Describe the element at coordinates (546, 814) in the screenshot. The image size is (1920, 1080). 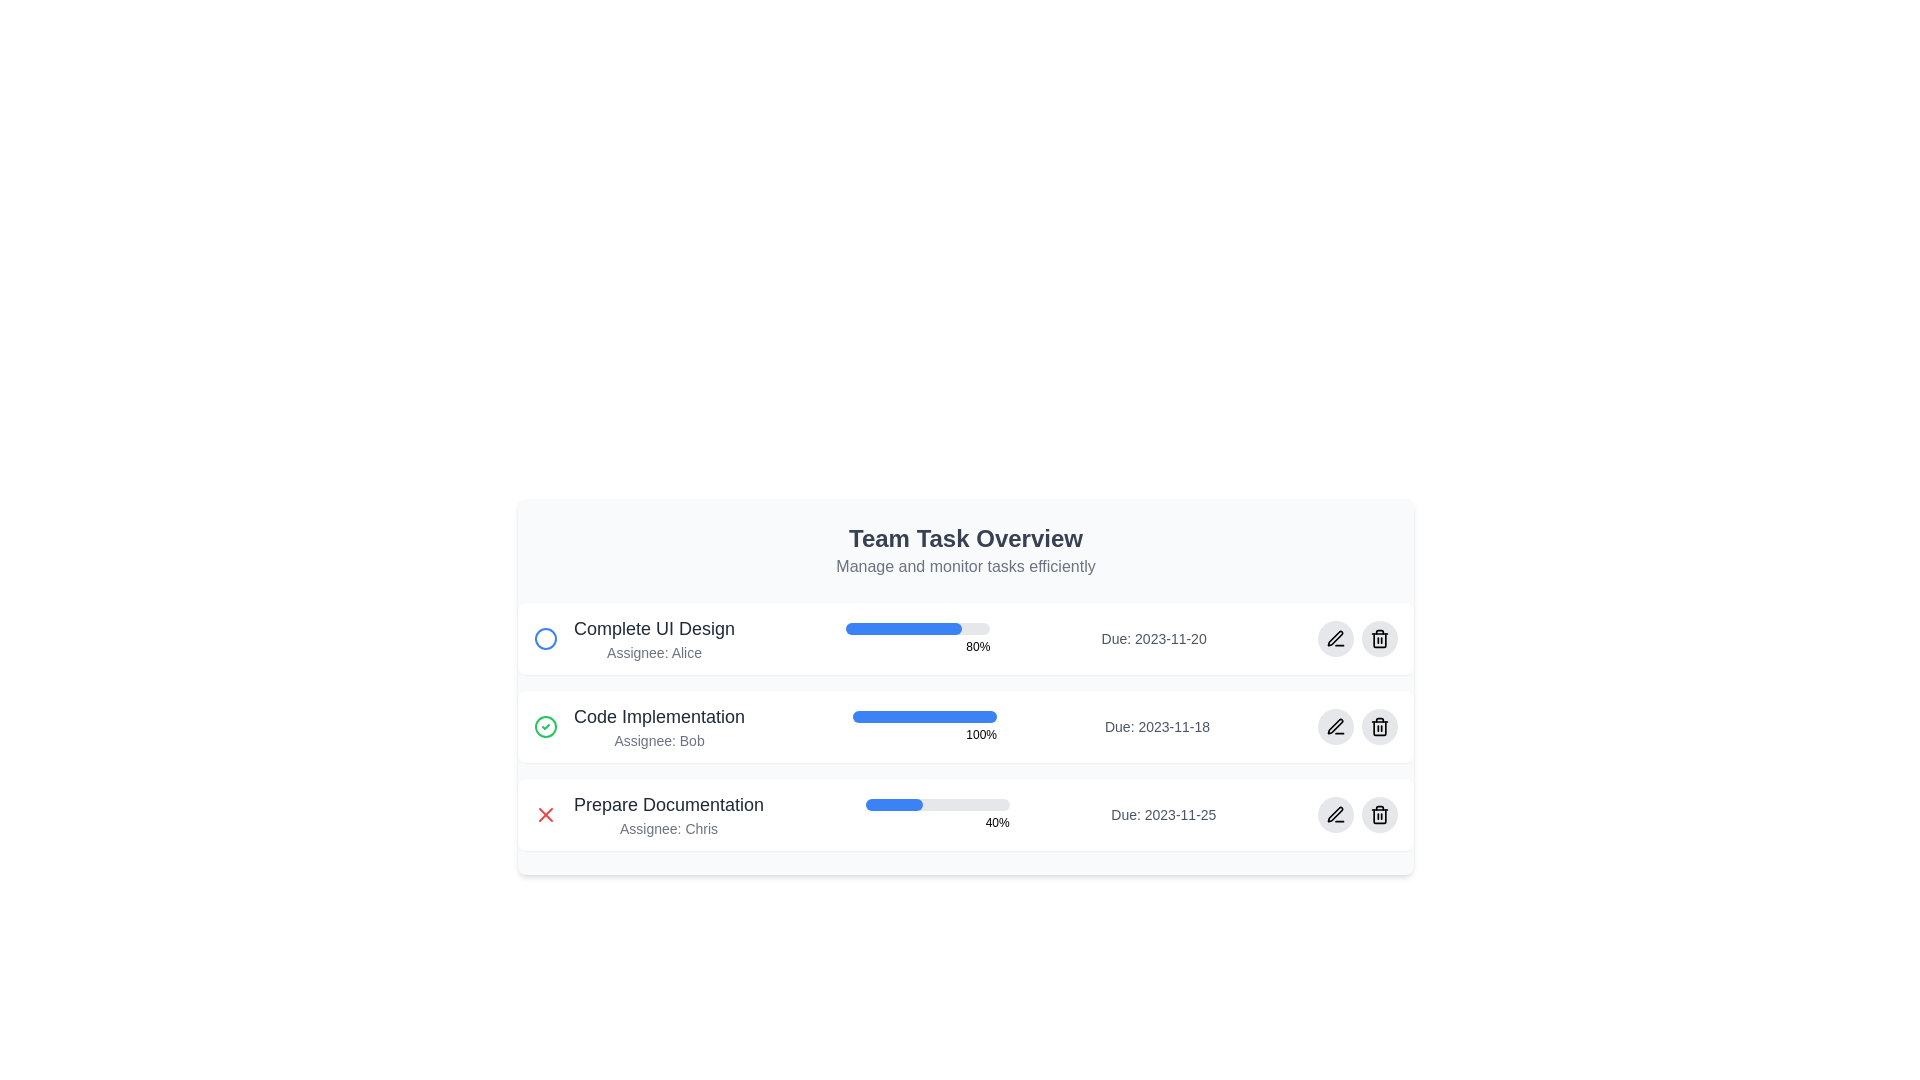
I see `the red circular 'X' icon button on the left side of the 'Prepare Documentation' task description row in the 'Team Task Overview' panel` at that location.